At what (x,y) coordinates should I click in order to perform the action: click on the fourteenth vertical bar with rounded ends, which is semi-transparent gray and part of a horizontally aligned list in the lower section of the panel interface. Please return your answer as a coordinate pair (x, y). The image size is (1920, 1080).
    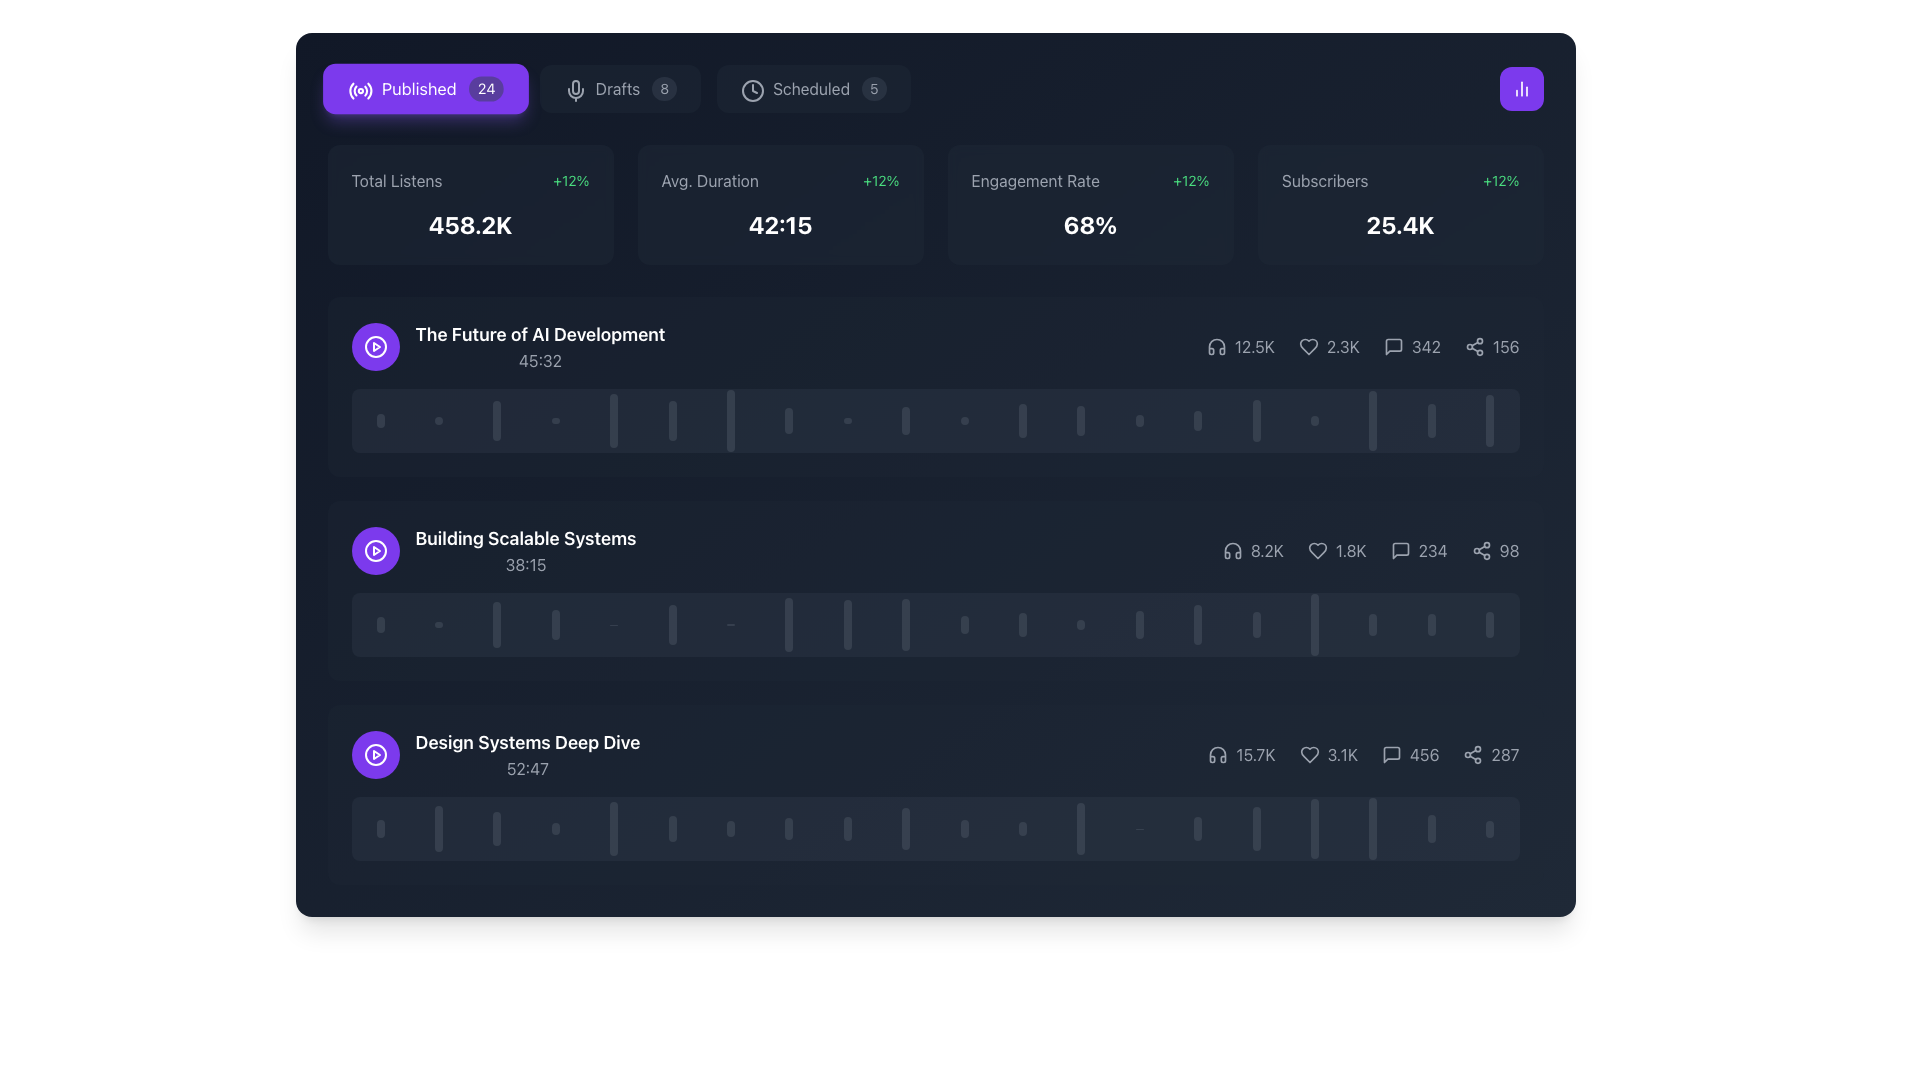
    Looking at the image, I should click on (1198, 829).